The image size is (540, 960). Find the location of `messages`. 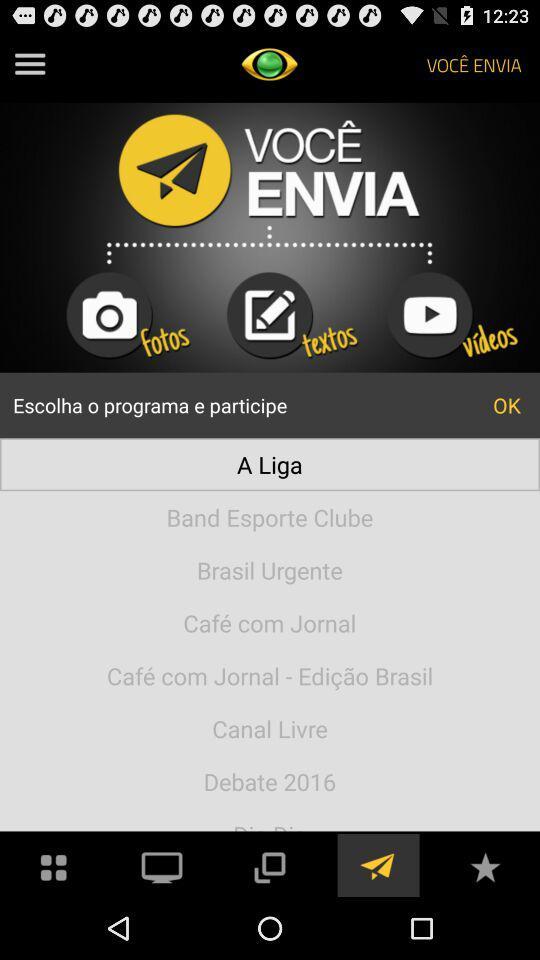

messages is located at coordinates (377, 864).